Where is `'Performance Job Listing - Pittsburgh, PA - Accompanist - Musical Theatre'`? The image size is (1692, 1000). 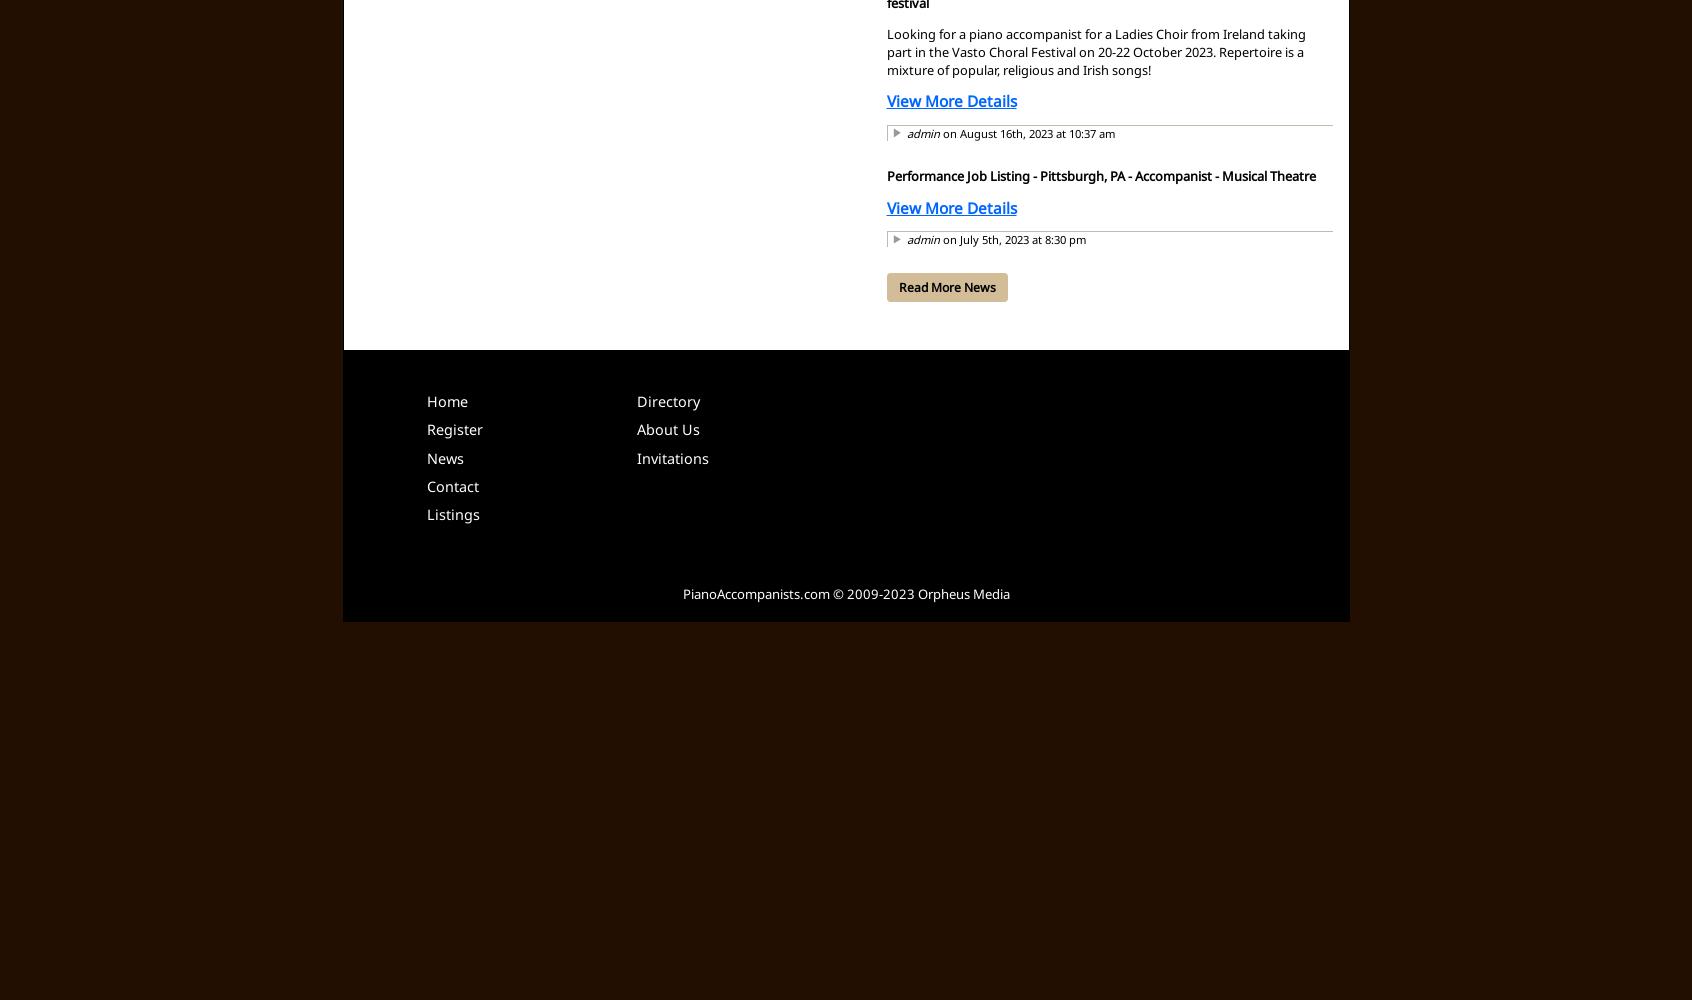
'Performance Job Listing - Pittsburgh, PA - Accompanist - Musical Theatre' is located at coordinates (884, 175).